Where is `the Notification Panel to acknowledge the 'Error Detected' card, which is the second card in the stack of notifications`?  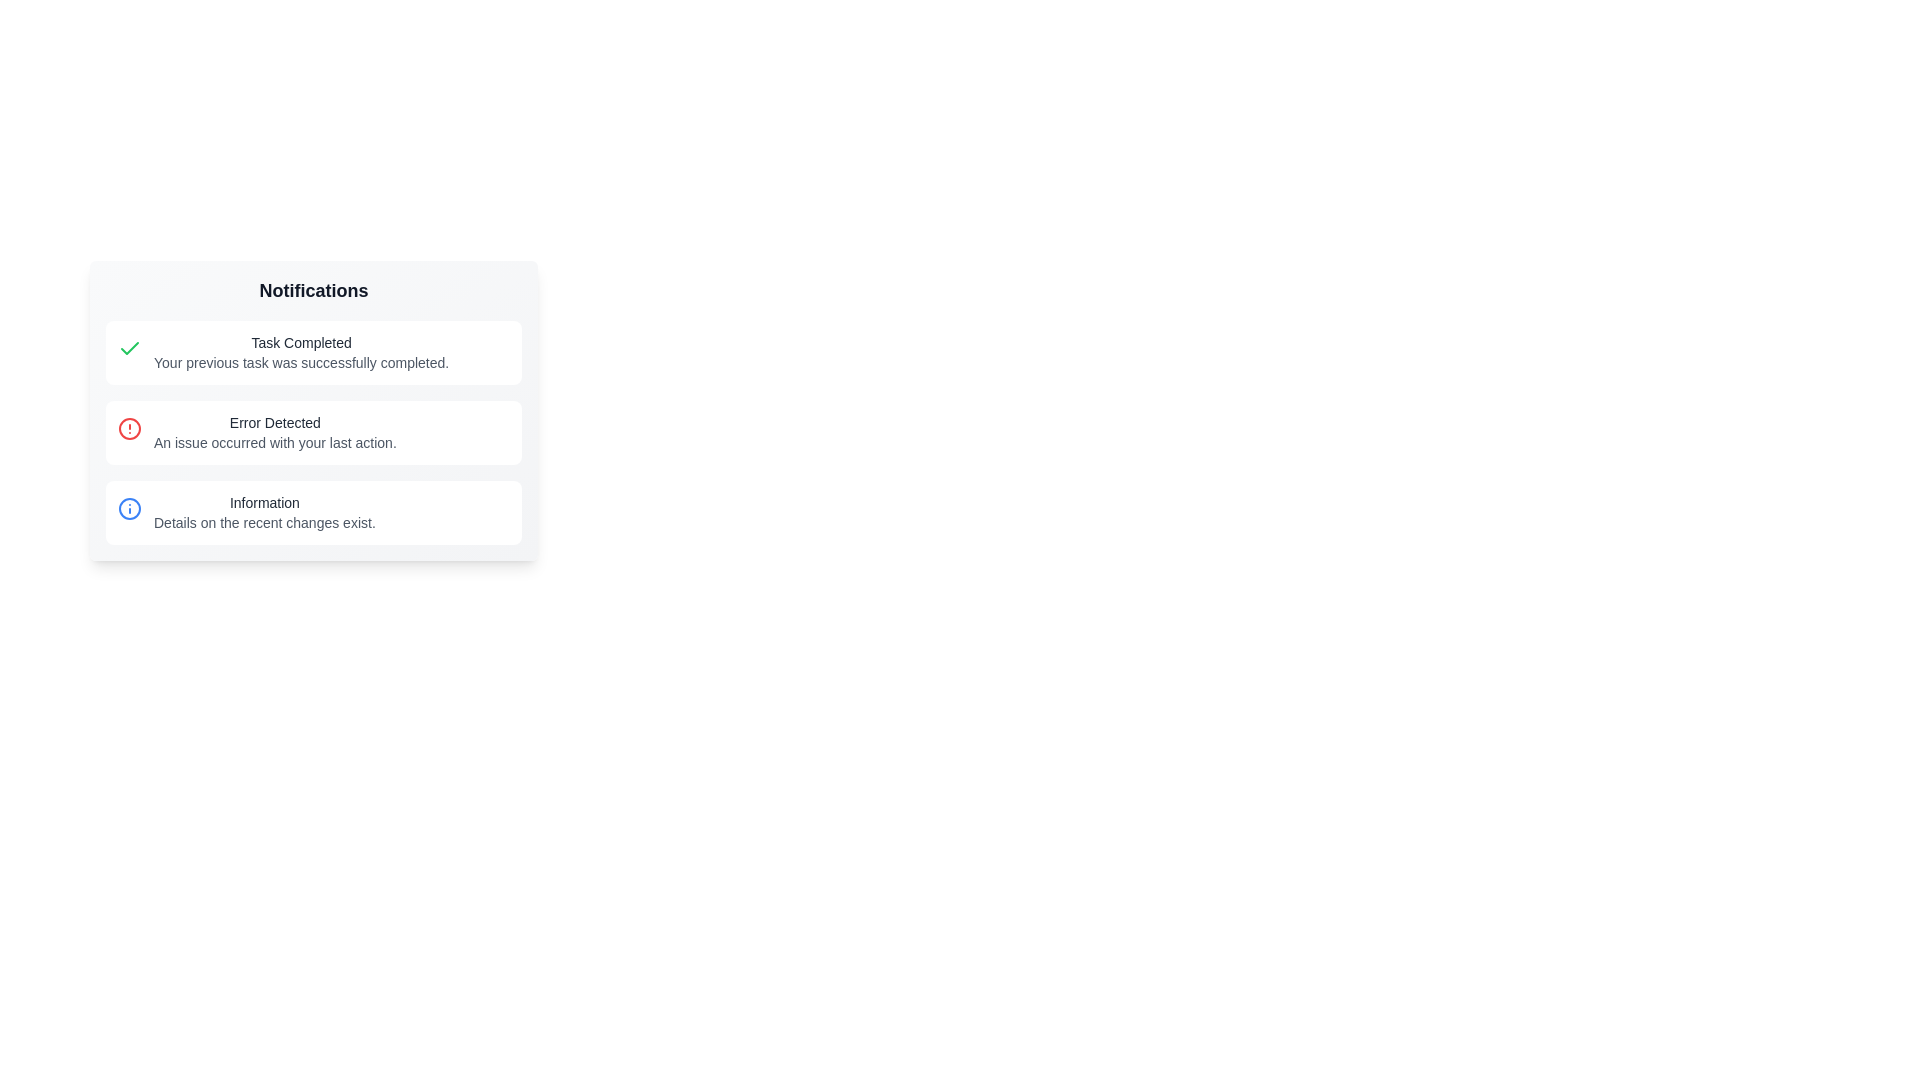 the Notification Panel to acknowledge the 'Error Detected' card, which is the second card in the stack of notifications is located at coordinates (312, 410).